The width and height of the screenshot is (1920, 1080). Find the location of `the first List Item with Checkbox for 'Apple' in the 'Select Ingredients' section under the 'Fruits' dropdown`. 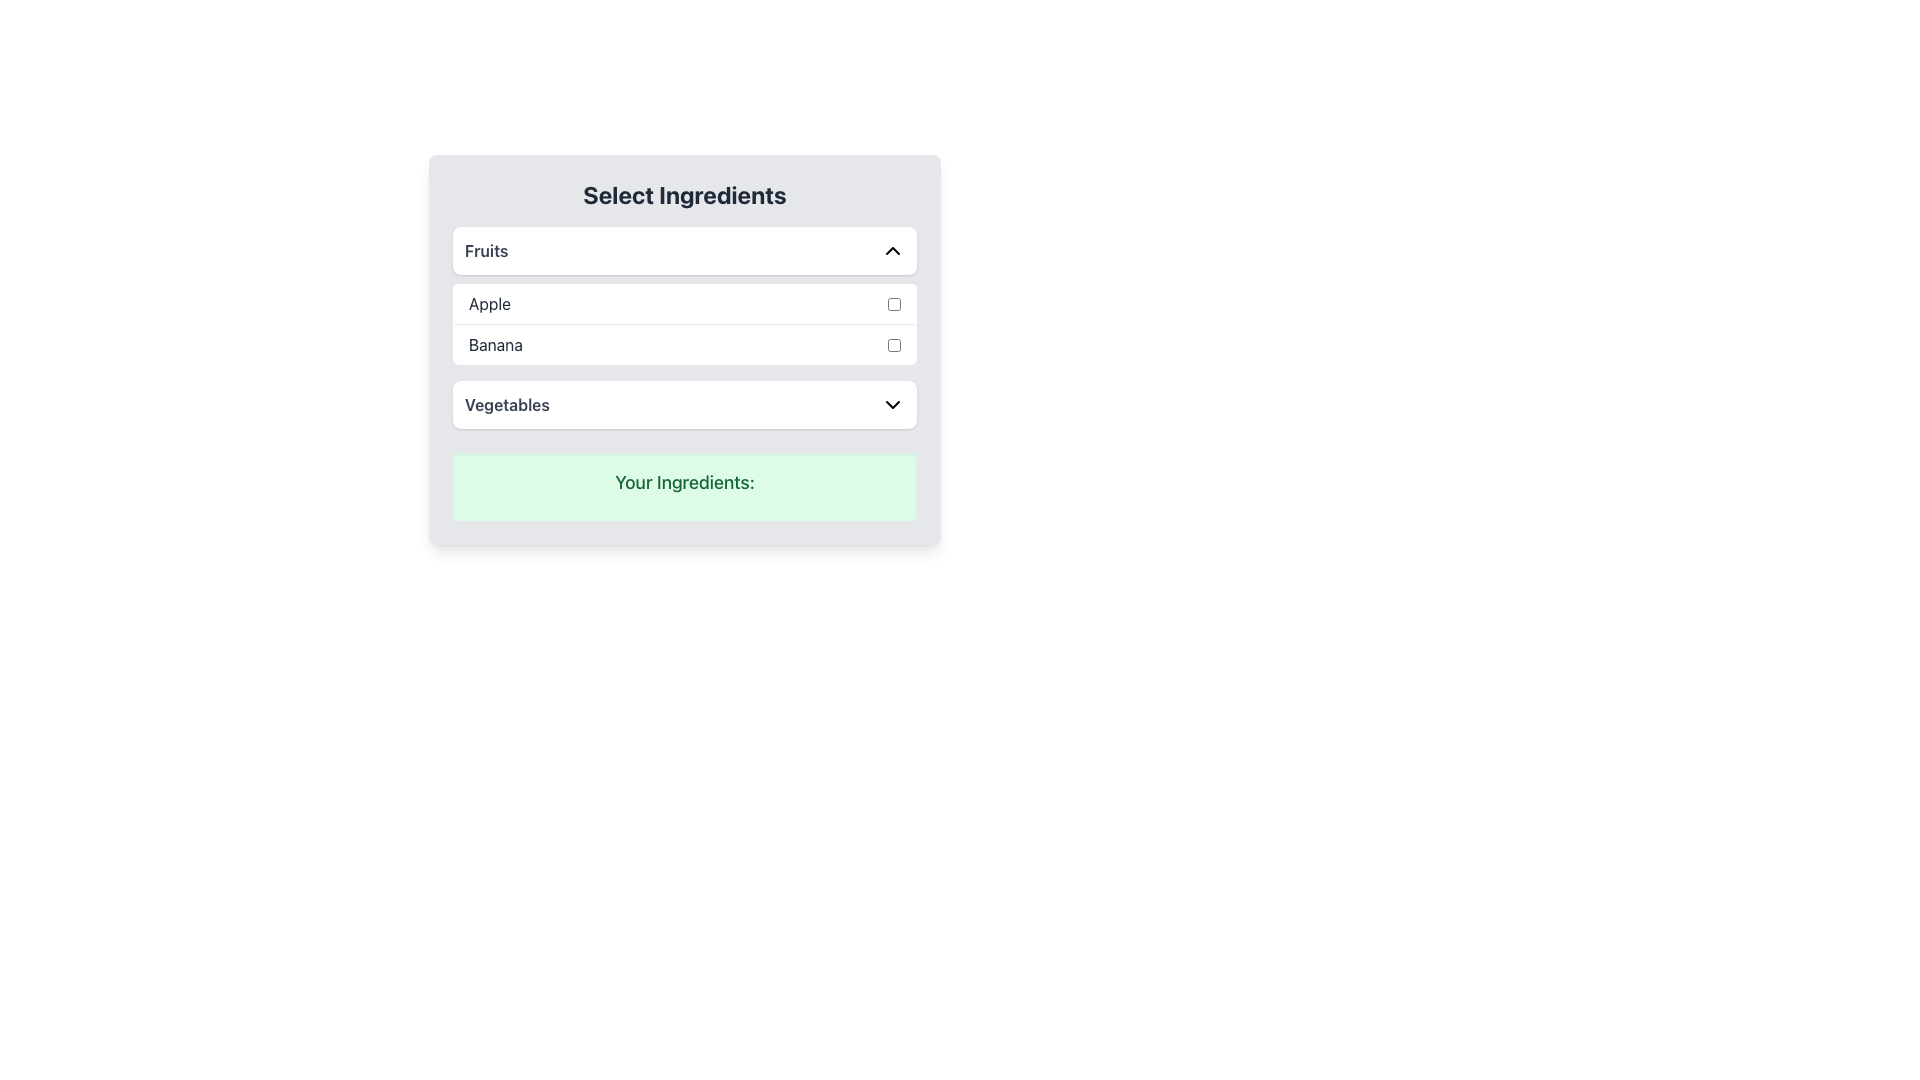

the first List Item with Checkbox for 'Apple' in the 'Select Ingredients' section under the 'Fruits' dropdown is located at coordinates (685, 303).